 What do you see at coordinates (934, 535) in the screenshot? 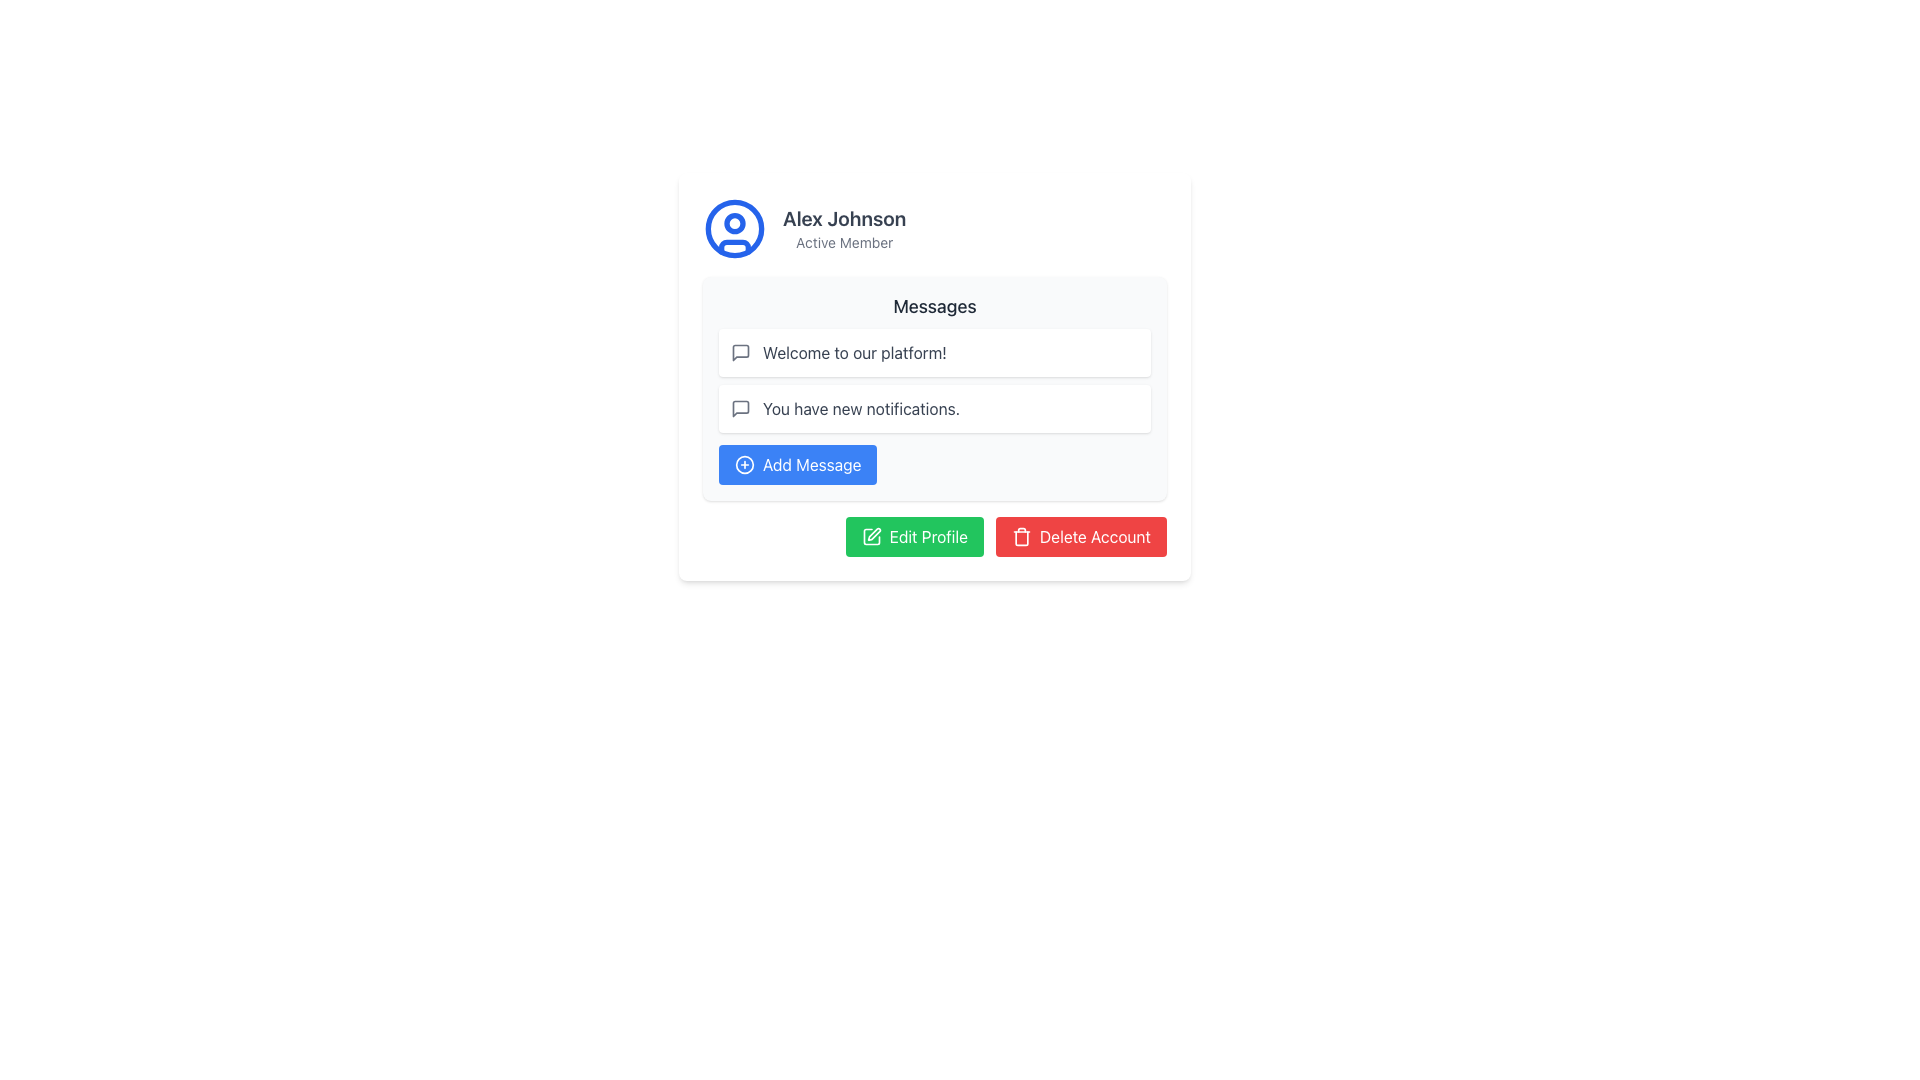
I see `the green 'Edit Profile' button with rounded corners and a pen icon to observe changes in its style indicating interactivity` at bounding box center [934, 535].